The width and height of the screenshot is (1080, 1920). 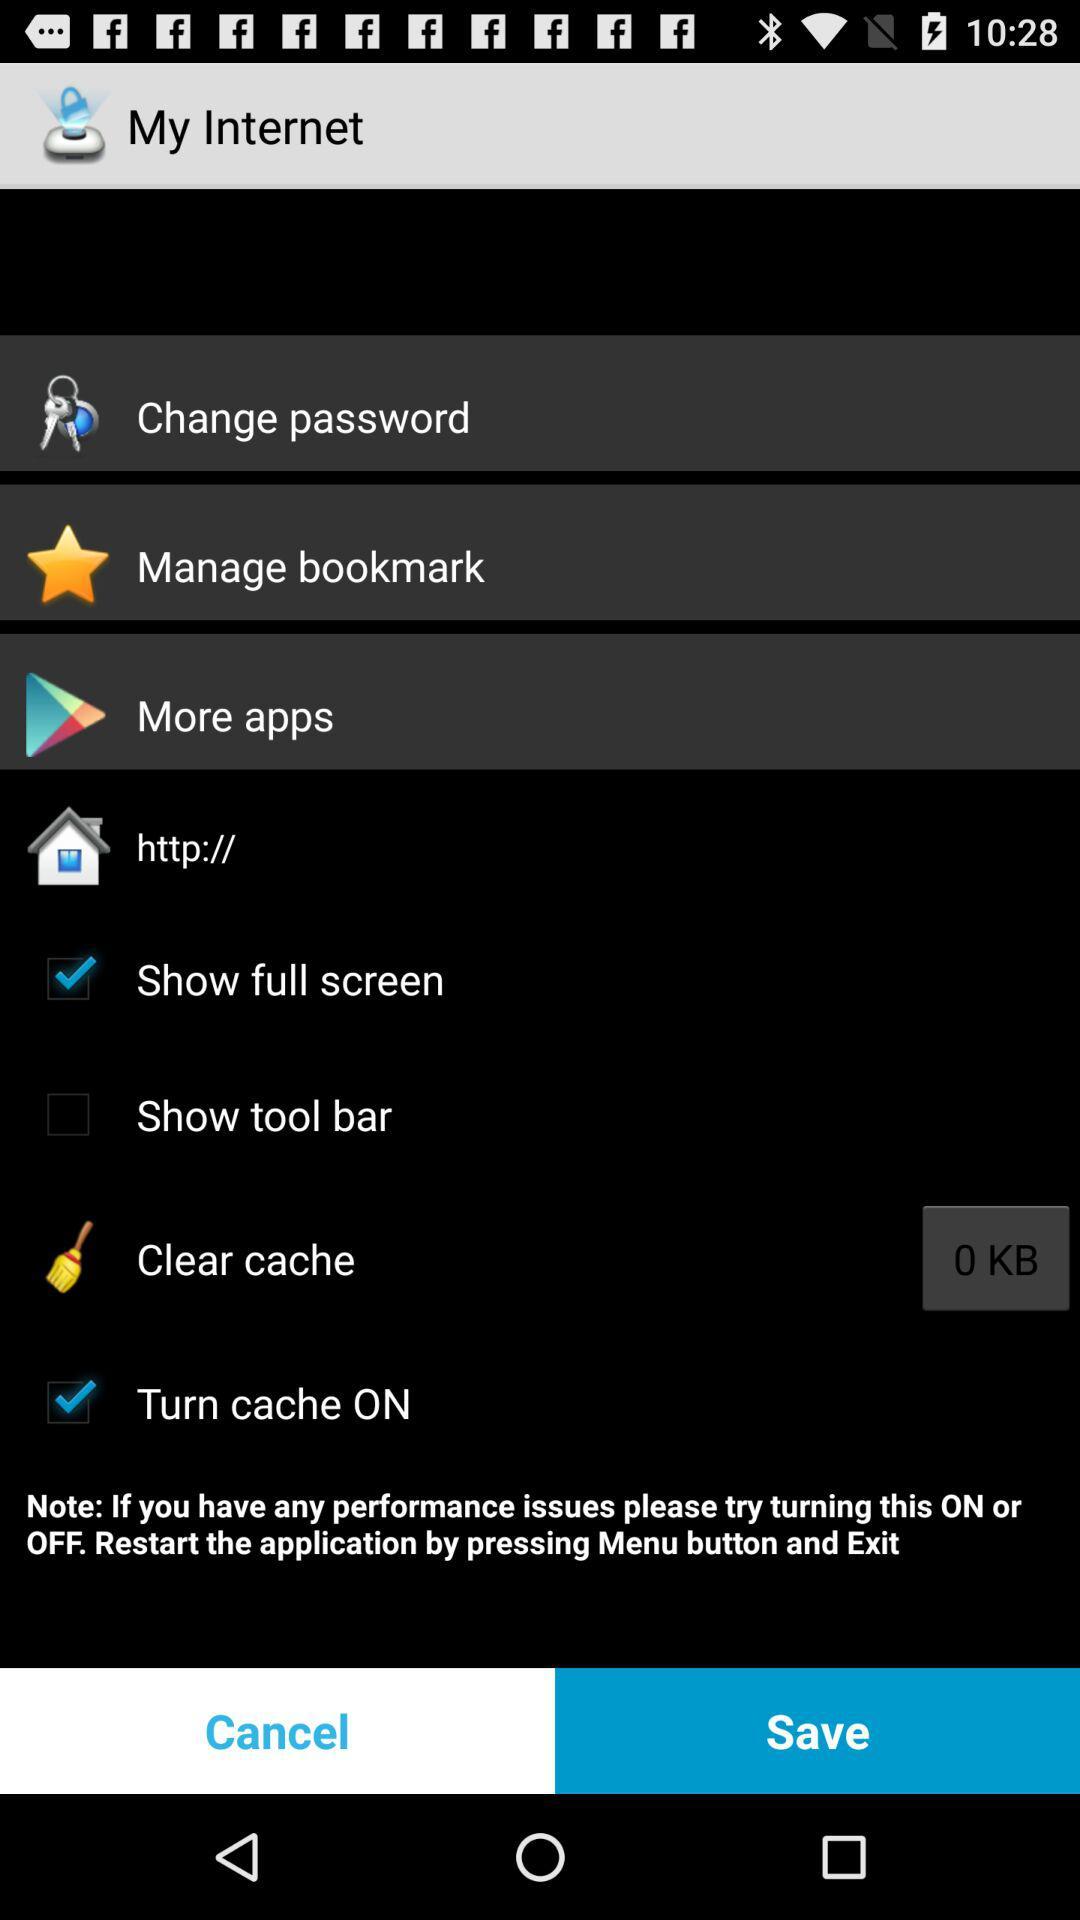 I want to click on on/off setting, so click(x=67, y=1401).